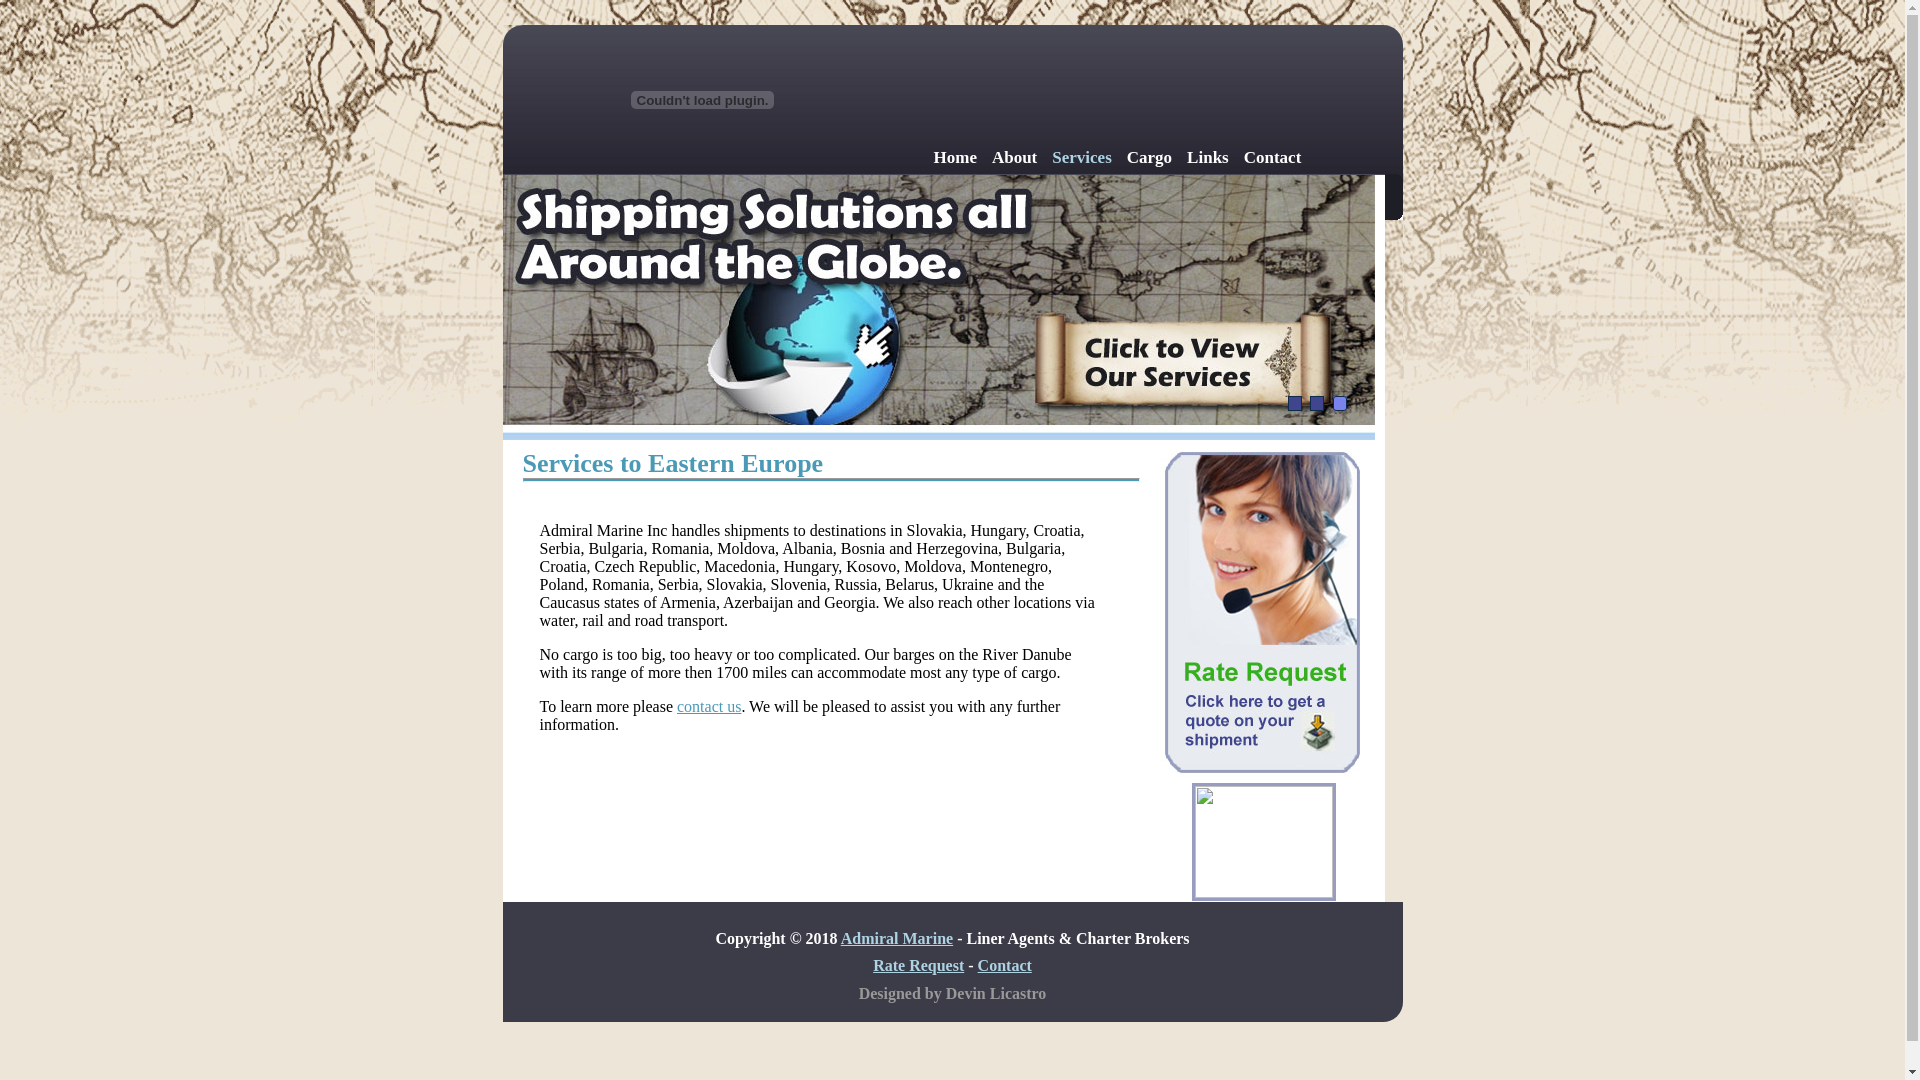 This screenshot has height=1080, width=1920. I want to click on 'contact us', so click(709, 705).